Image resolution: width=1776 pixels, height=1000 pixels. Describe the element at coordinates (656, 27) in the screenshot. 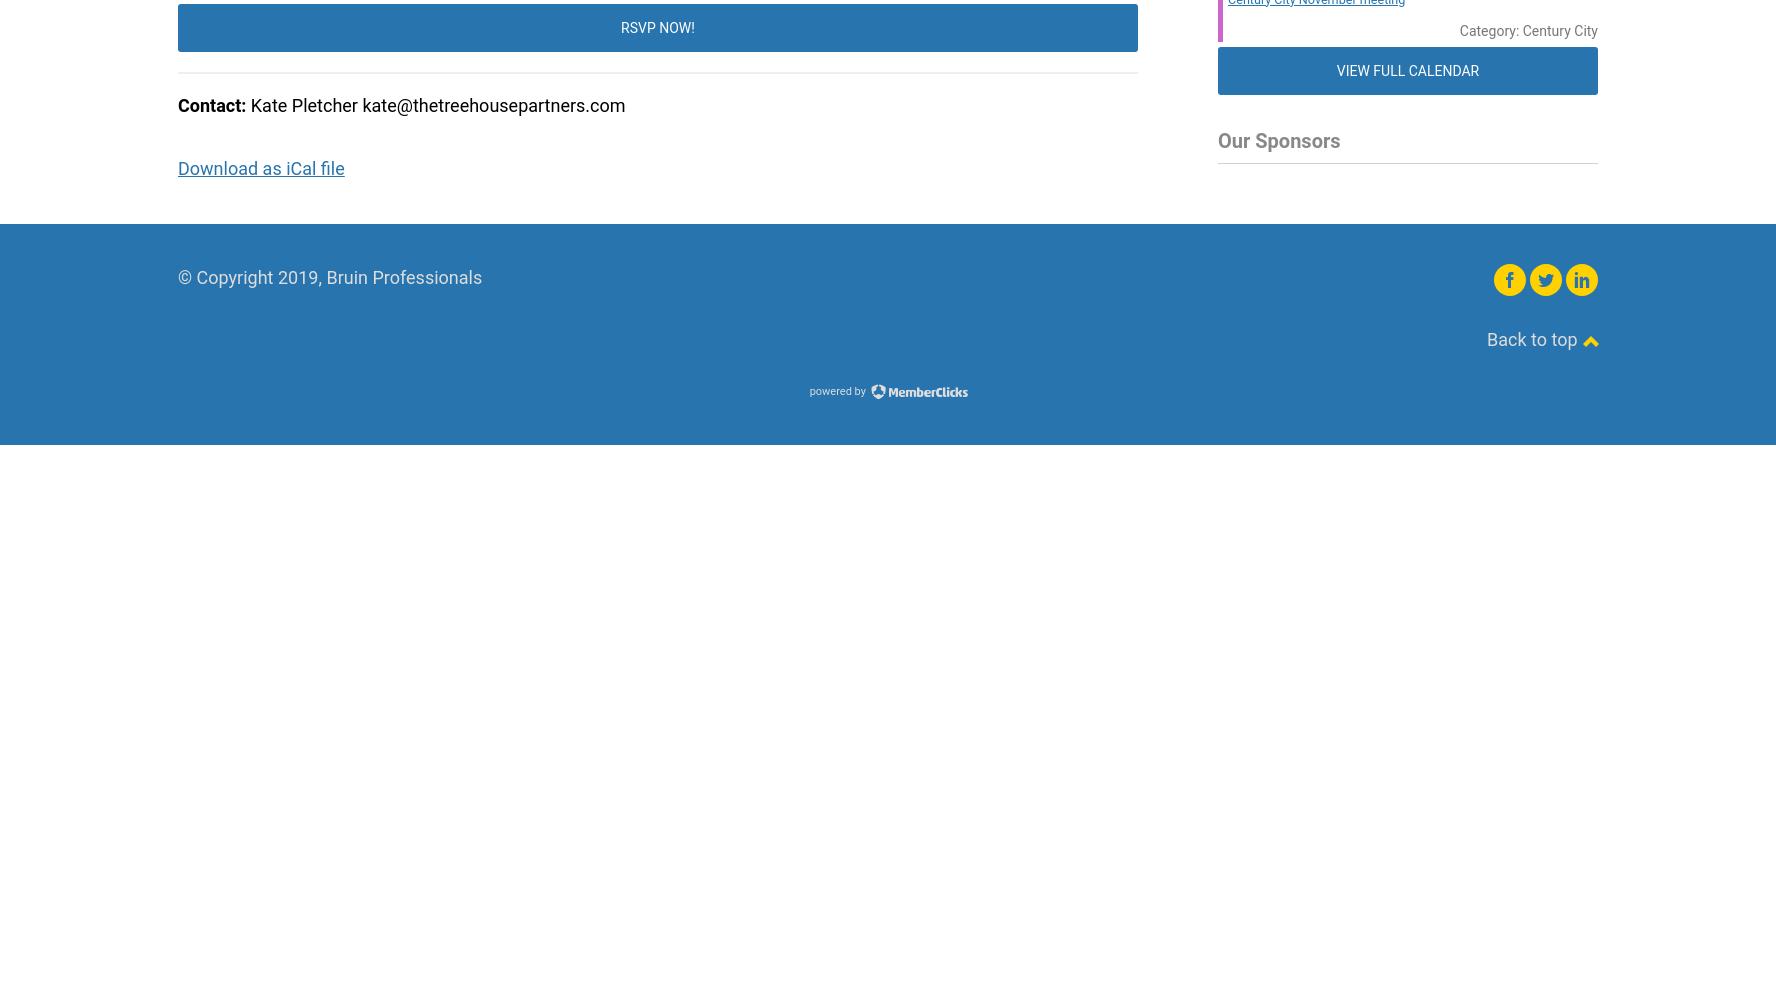

I see `'RSVP Now!'` at that location.